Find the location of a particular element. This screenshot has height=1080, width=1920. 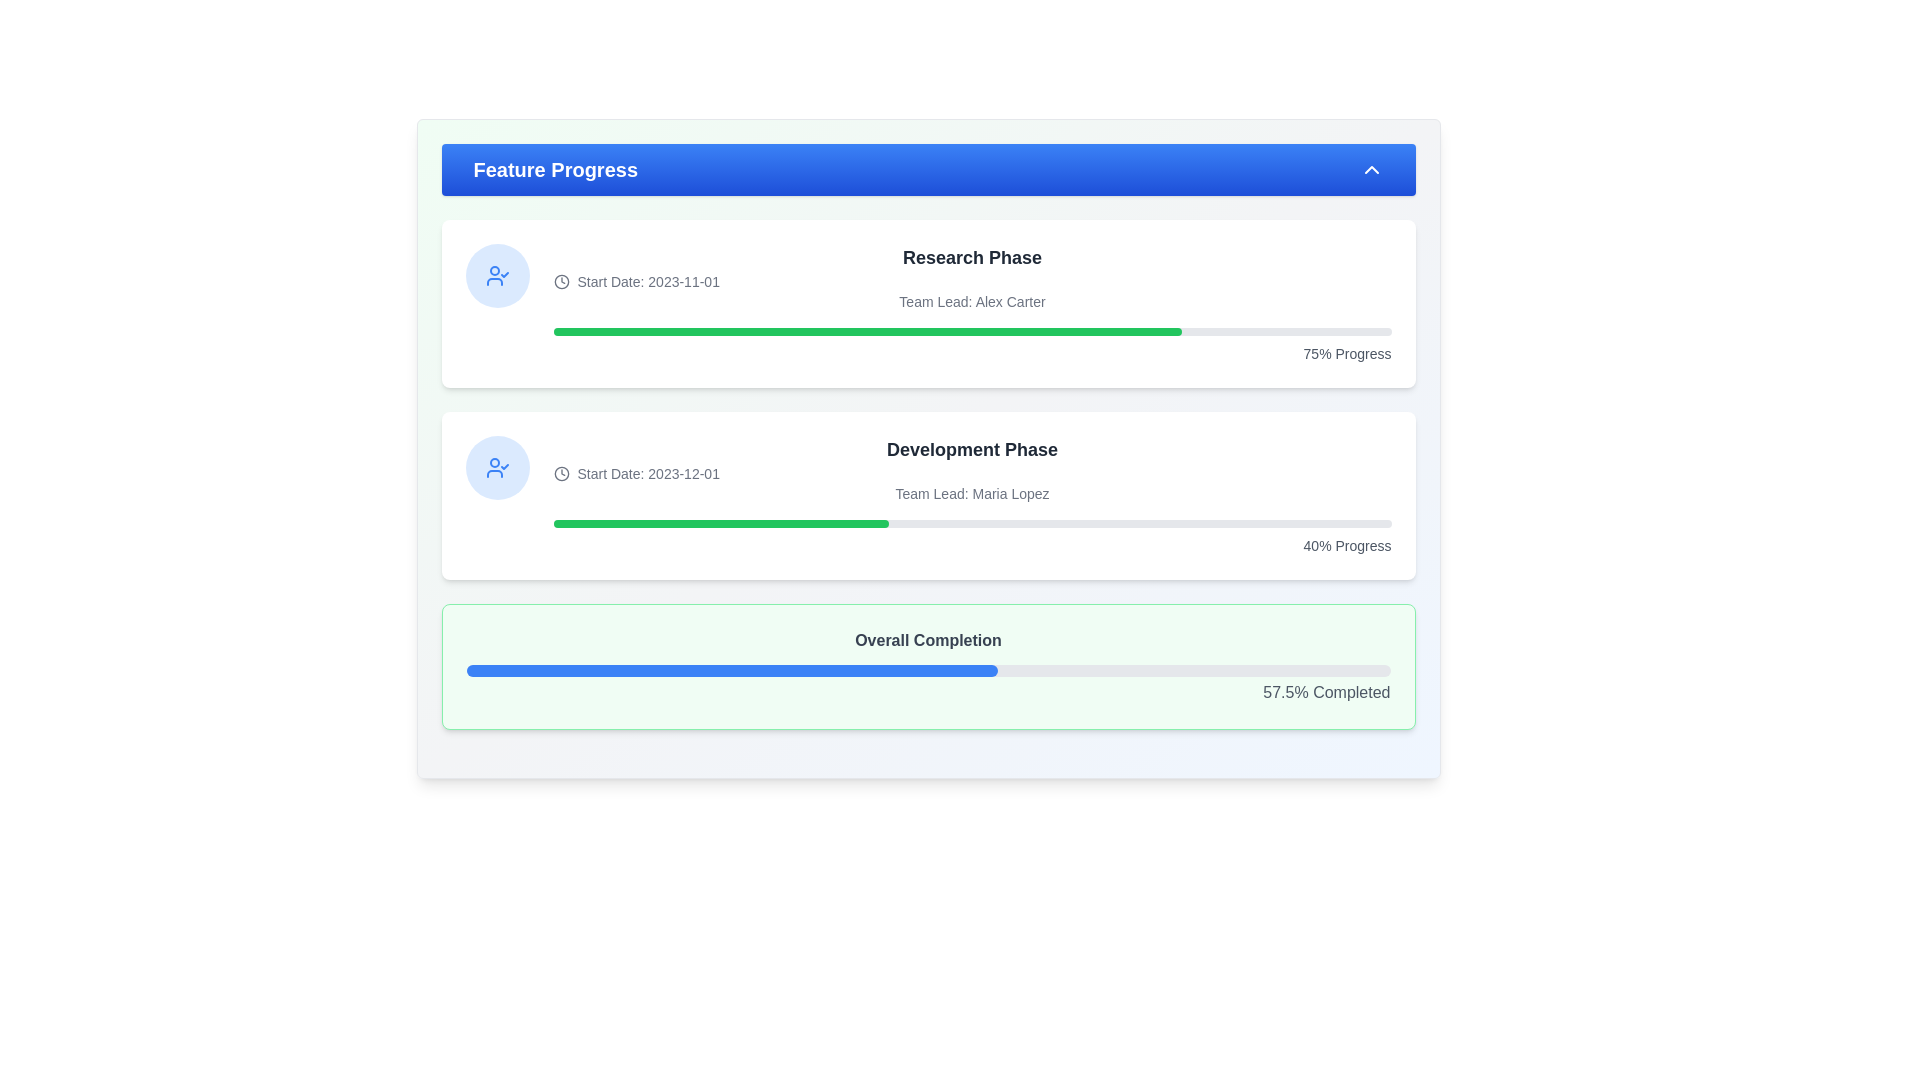

the chevron-up icon in the top right corner of the 'Feature Progress' header is located at coordinates (1370, 168).